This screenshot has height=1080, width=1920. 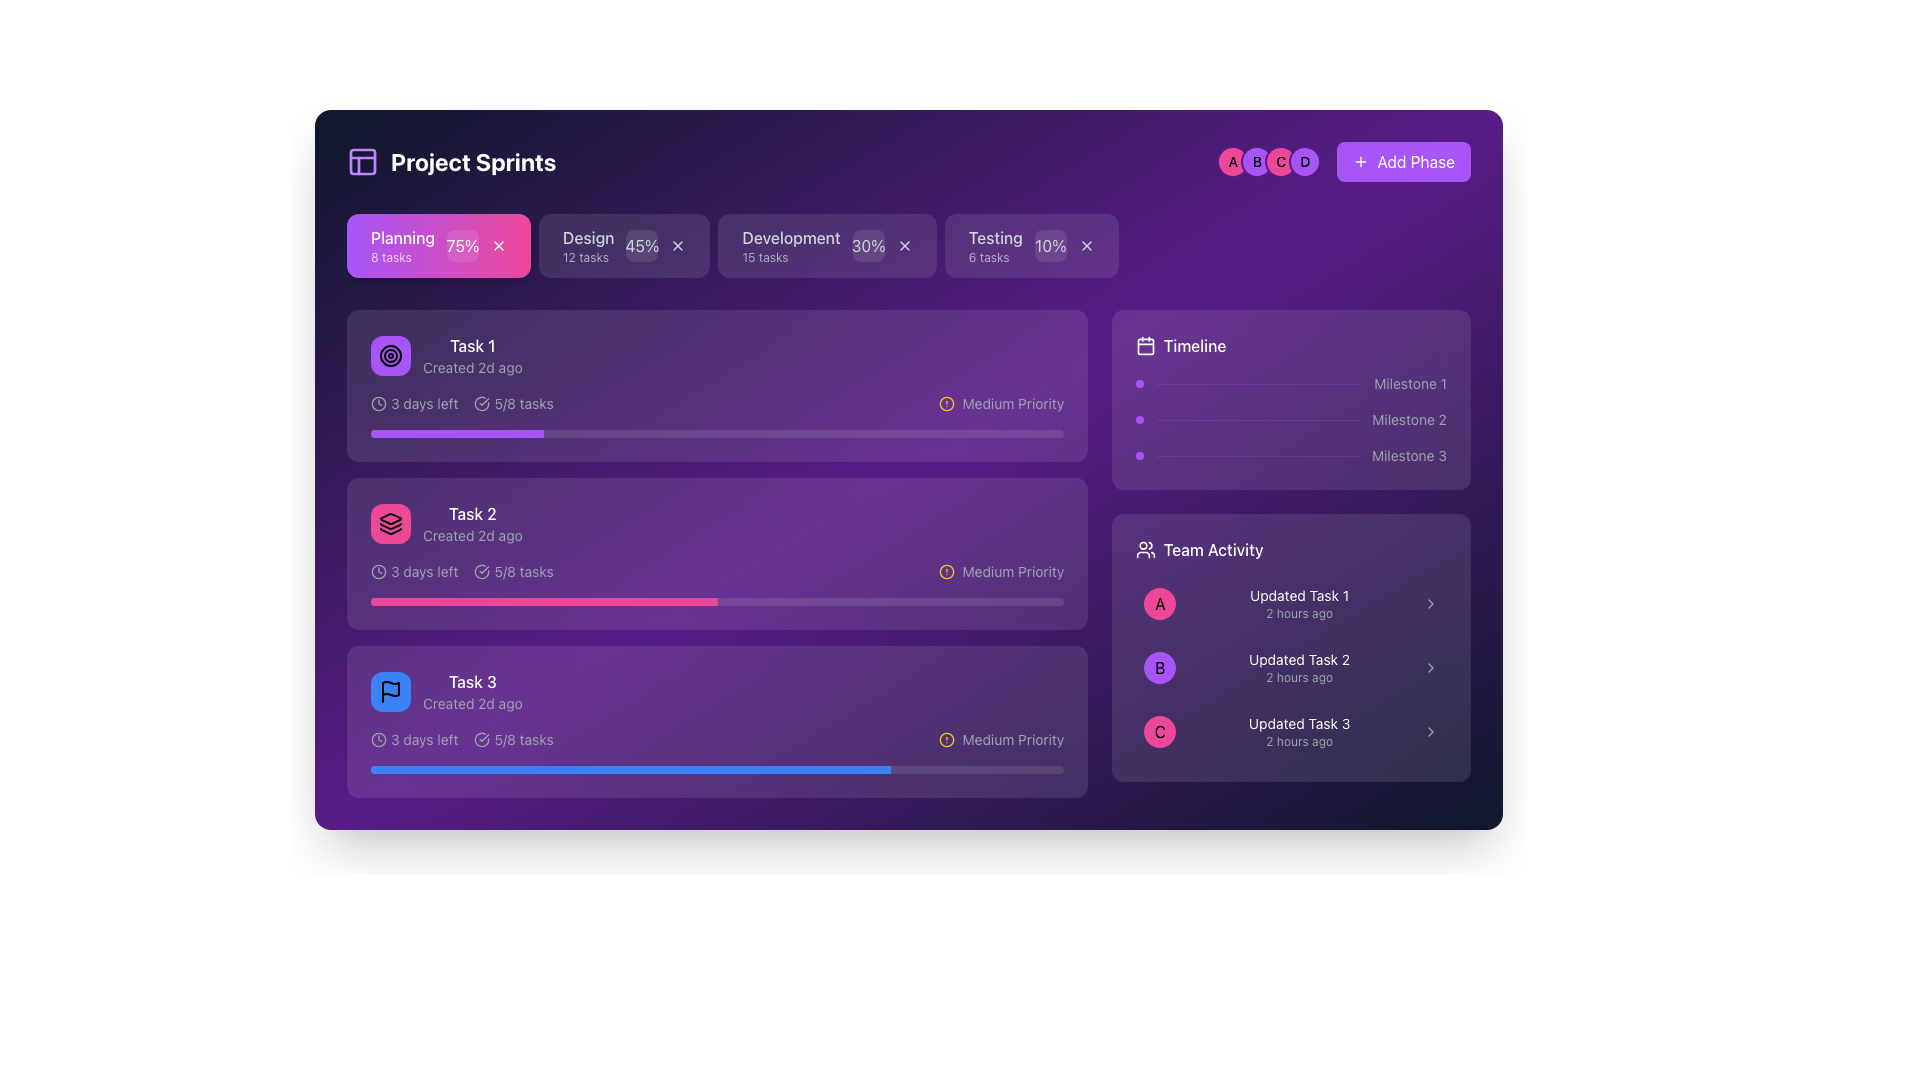 I want to click on the Close button (cross shape) located at the rightmost end of the 'Planning' card, so click(x=499, y=245).